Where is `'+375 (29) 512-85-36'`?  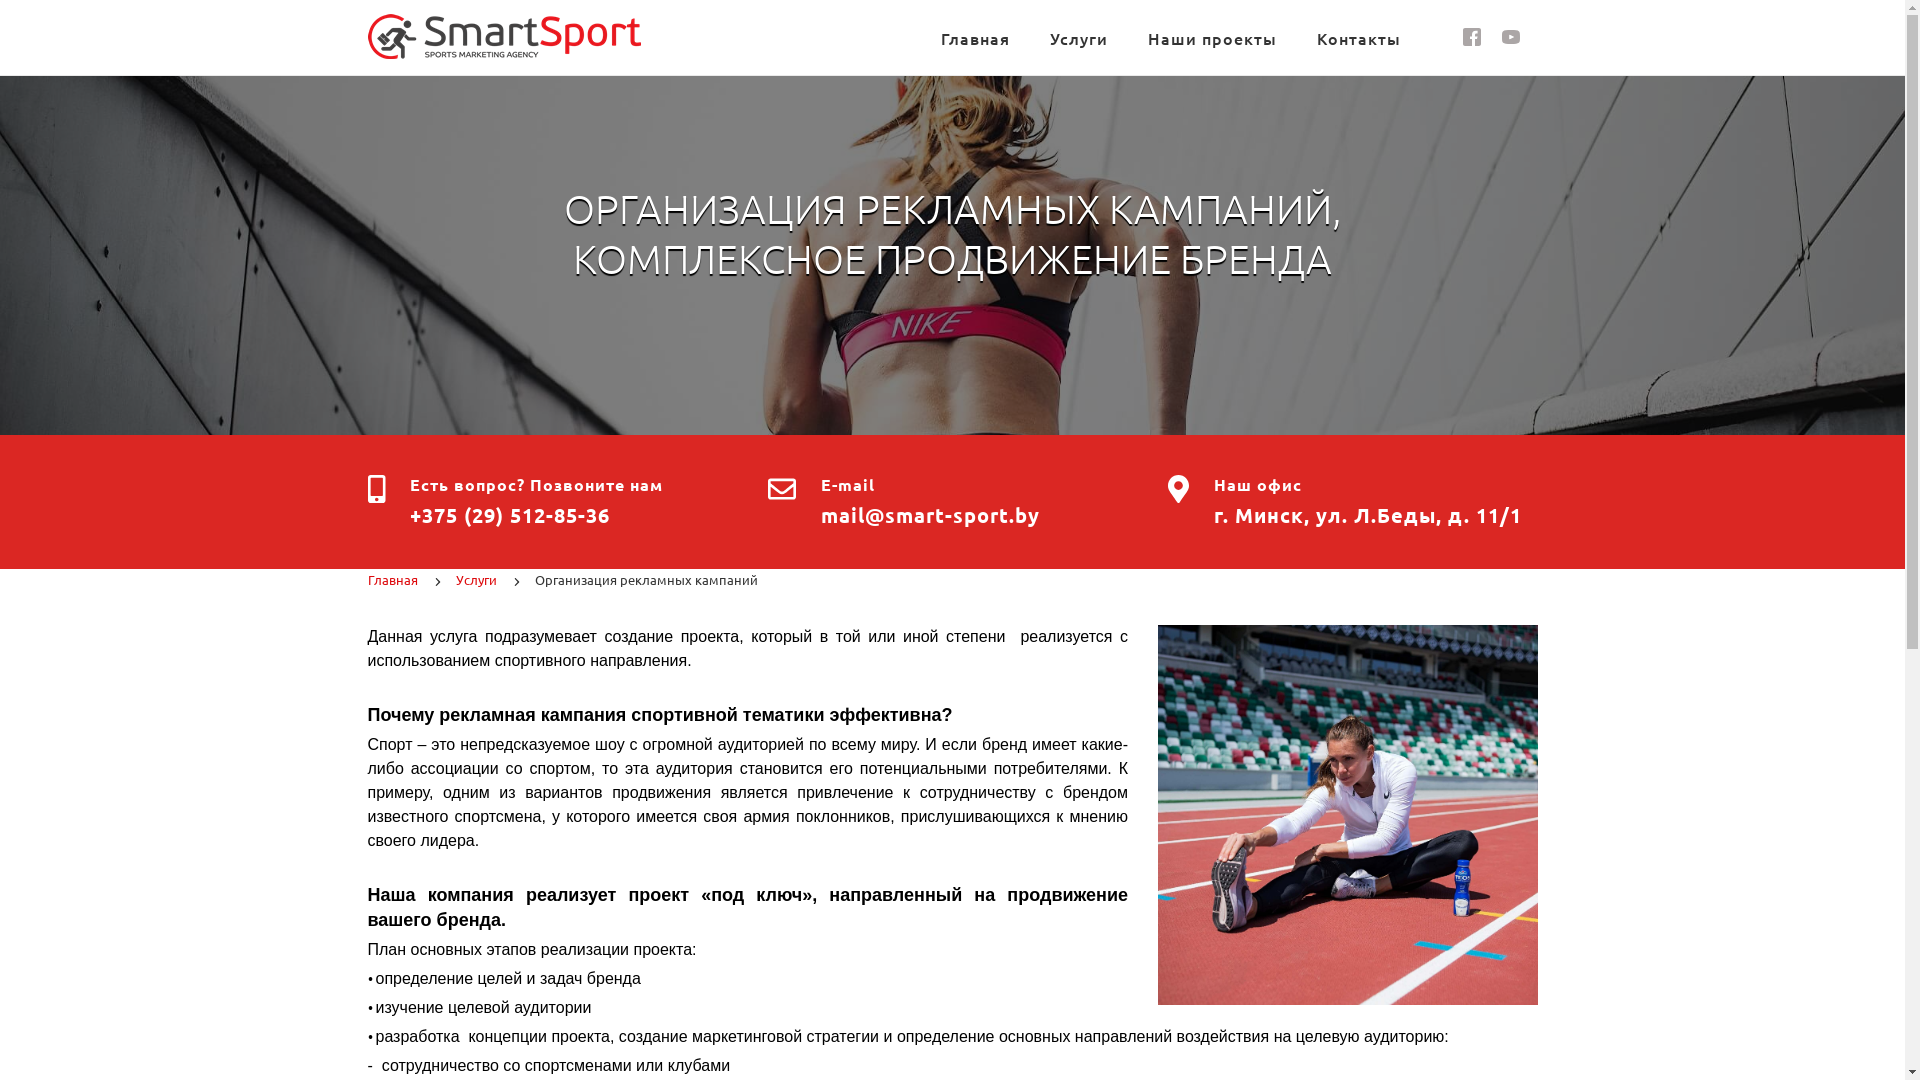 '+375 (29) 512-85-36' is located at coordinates (509, 515).